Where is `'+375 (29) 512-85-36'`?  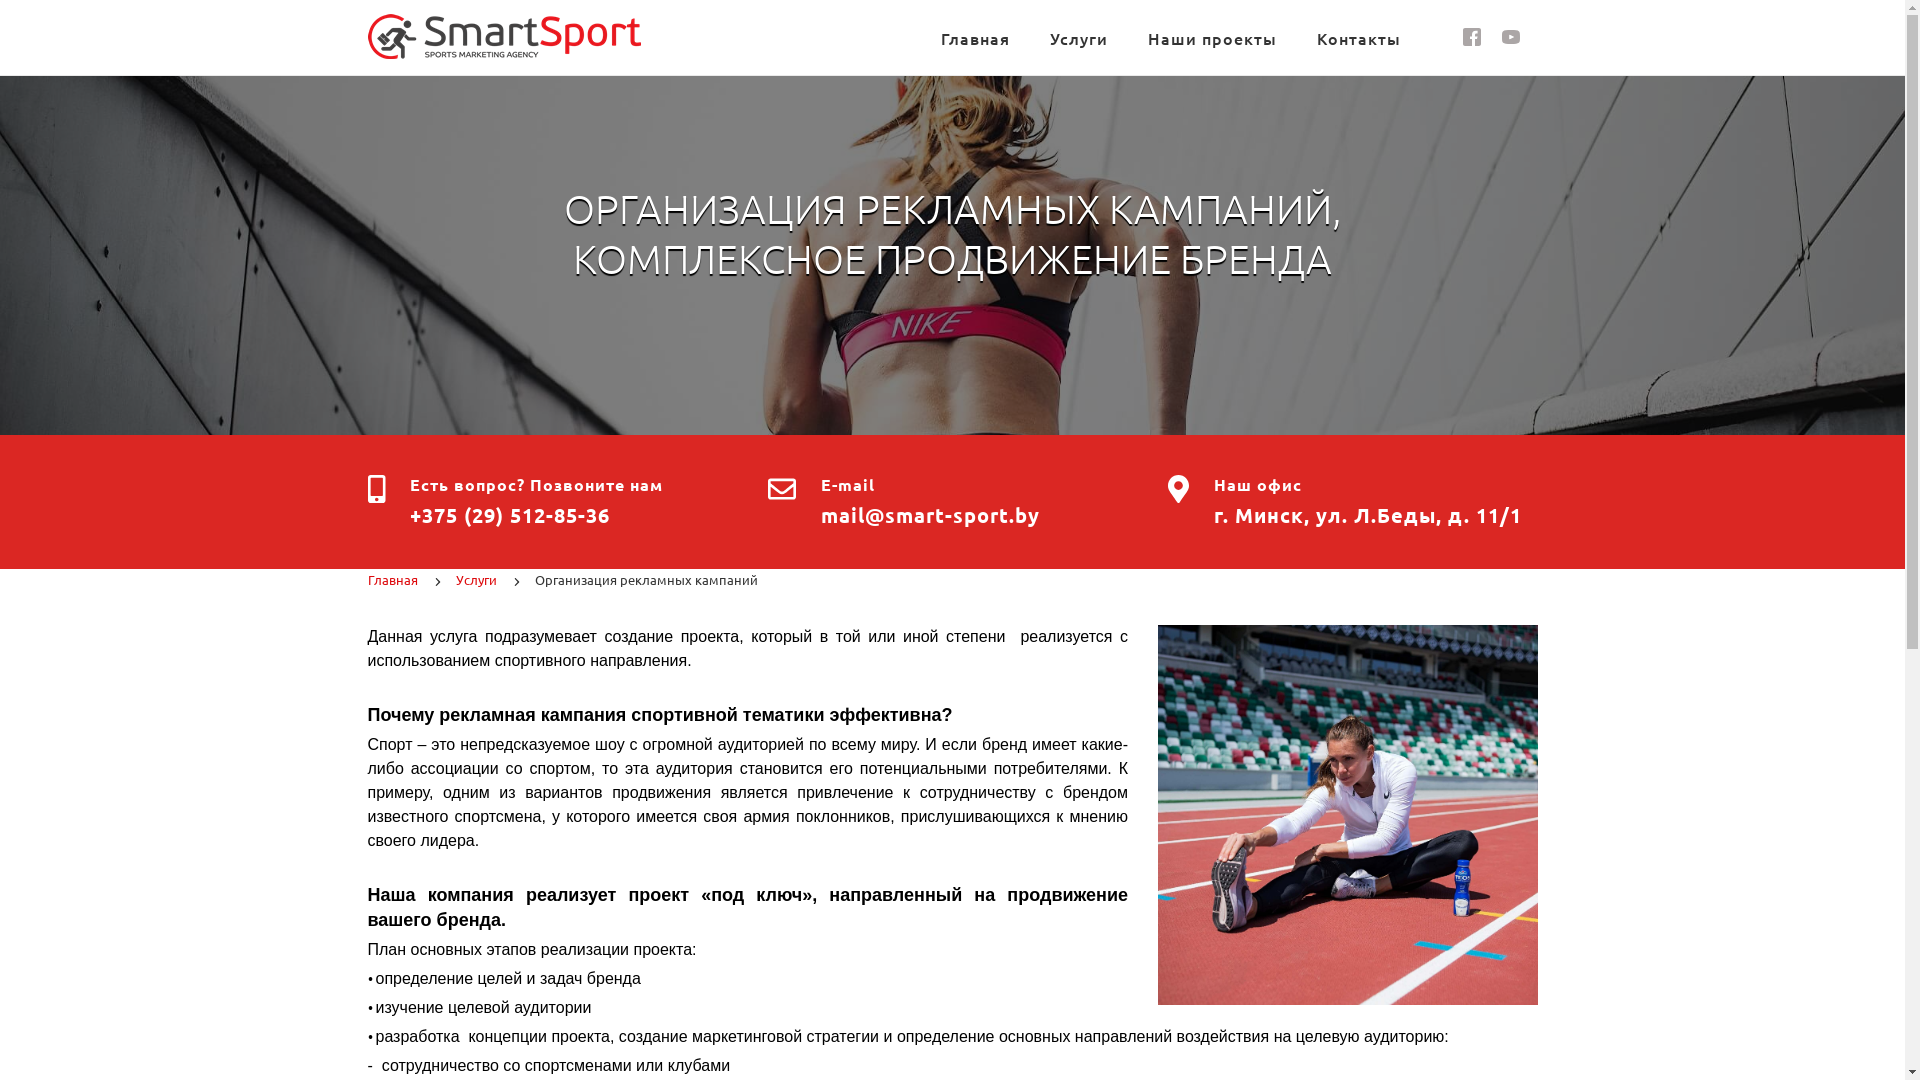 '+375 (29) 512-85-36' is located at coordinates (509, 515).